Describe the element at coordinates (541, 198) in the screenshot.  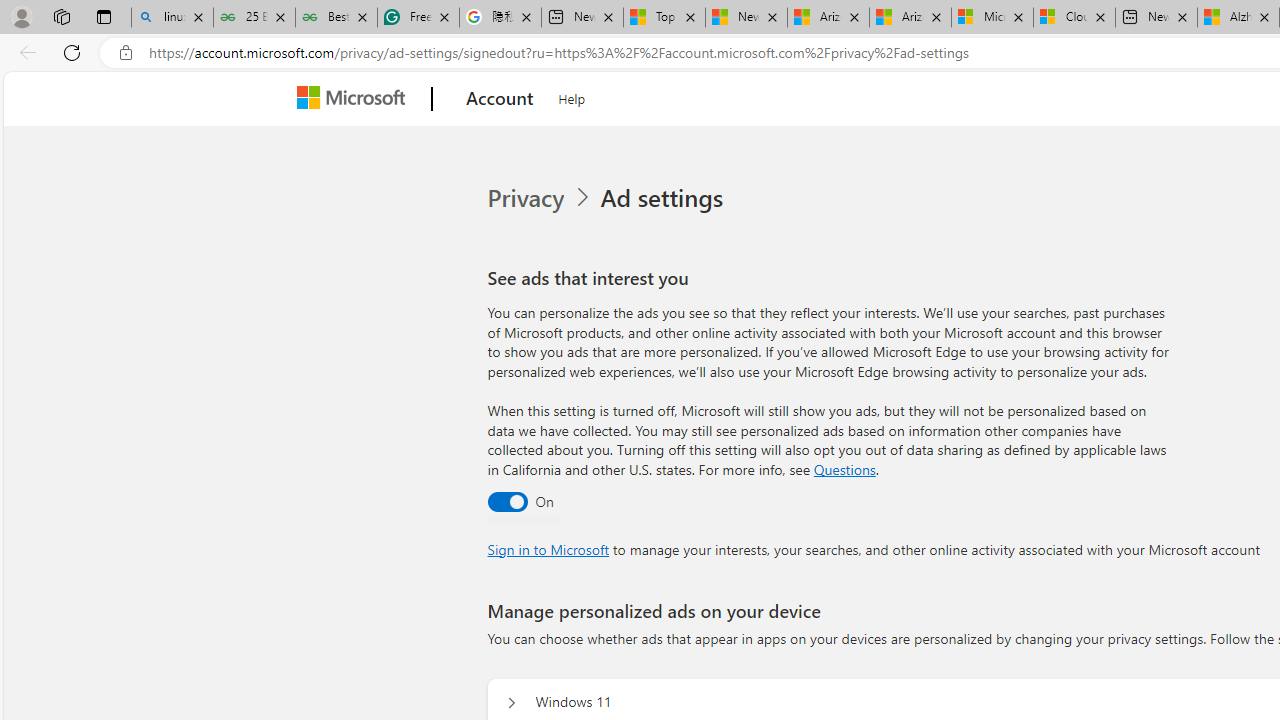
I see `'Privacy'` at that location.